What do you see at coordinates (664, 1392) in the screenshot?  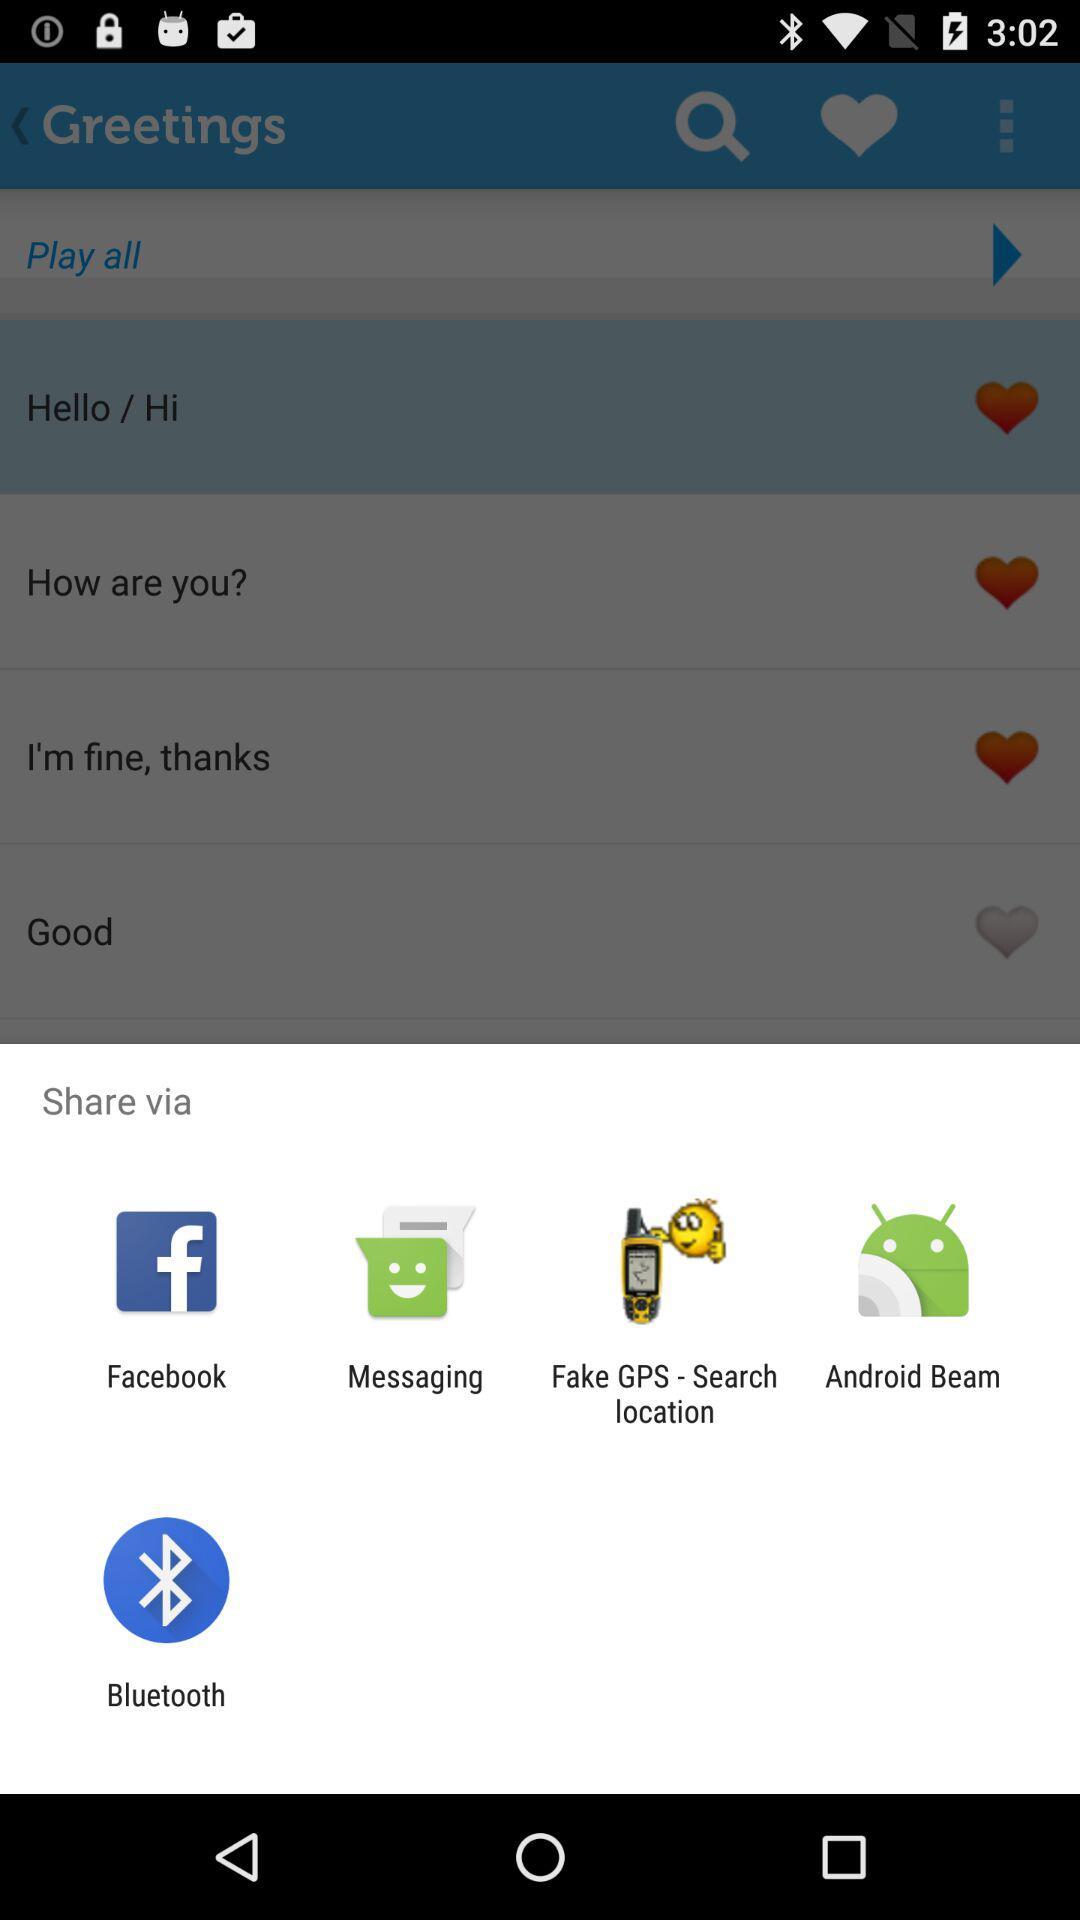 I see `the icon to the left of the android beam icon` at bounding box center [664, 1392].